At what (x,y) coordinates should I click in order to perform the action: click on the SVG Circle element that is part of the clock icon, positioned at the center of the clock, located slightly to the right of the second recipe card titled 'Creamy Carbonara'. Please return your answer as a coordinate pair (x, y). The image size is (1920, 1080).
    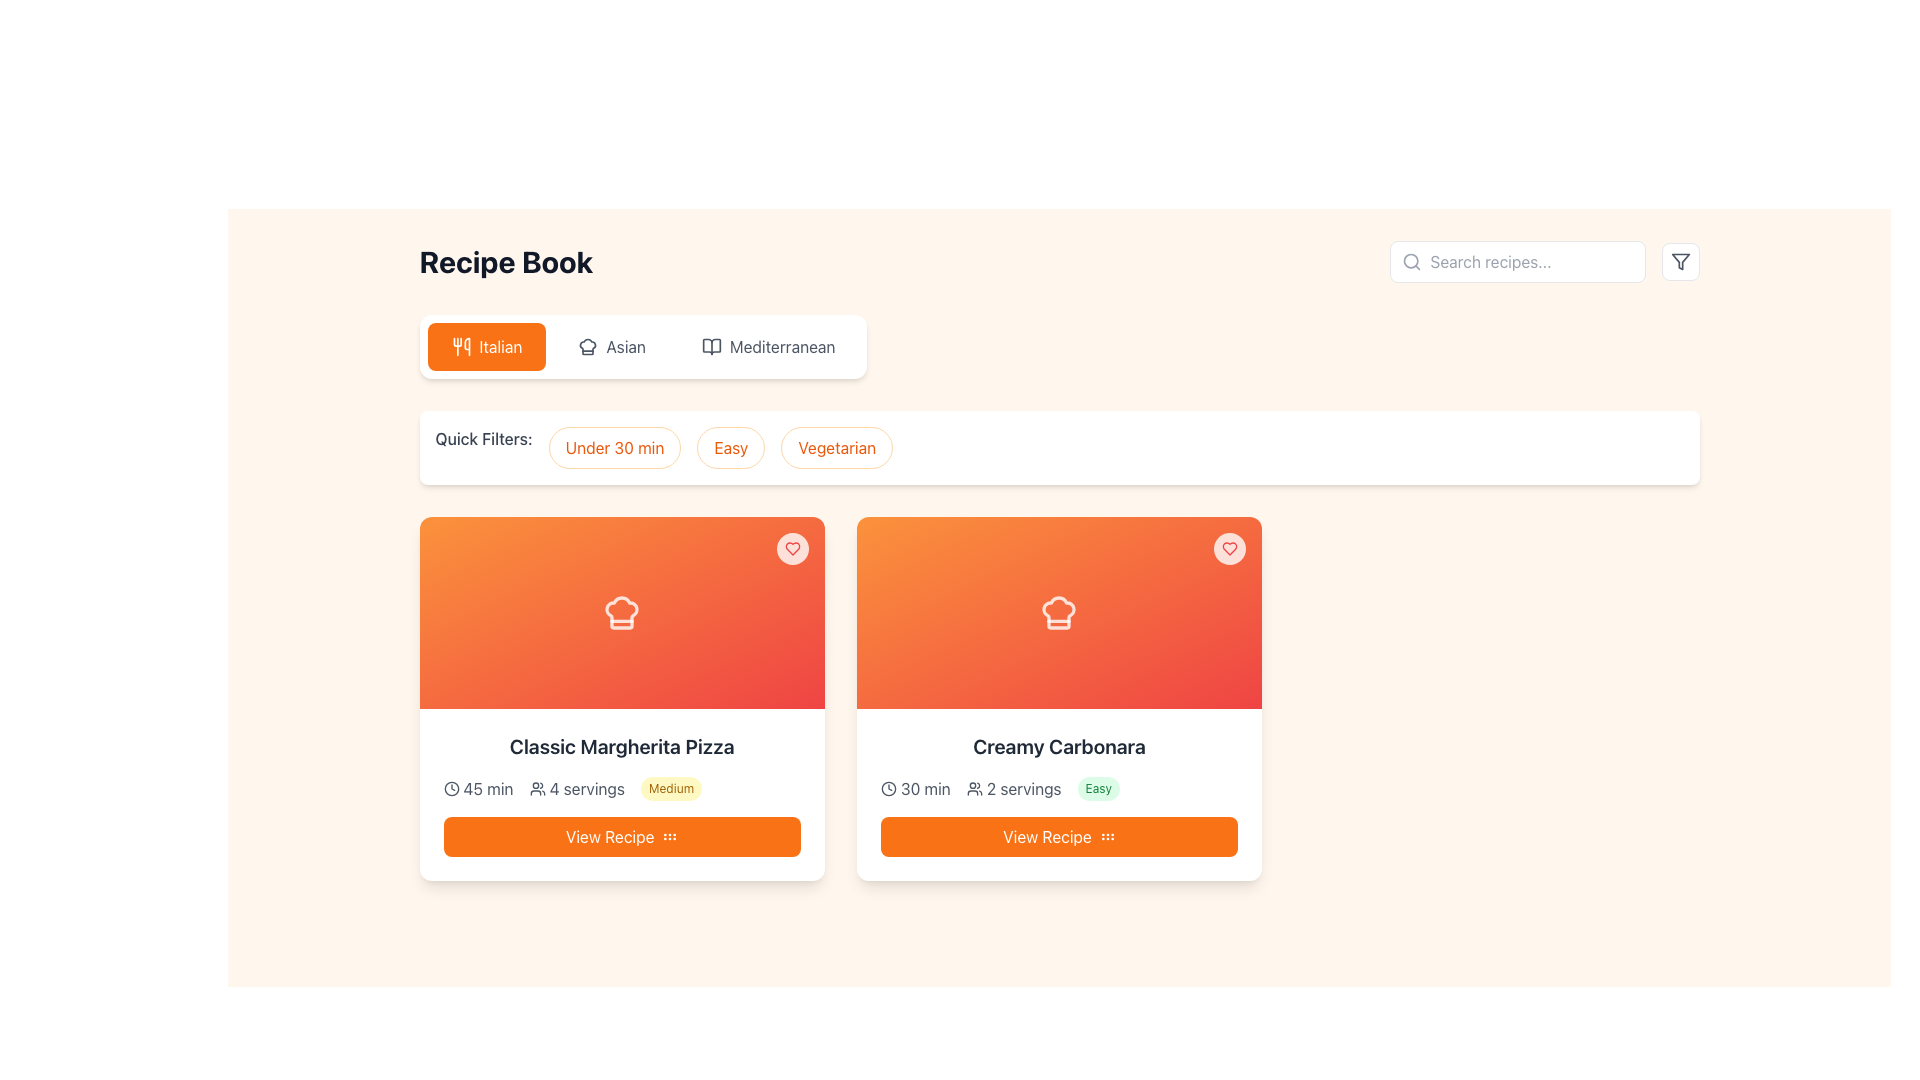
    Looking at the image, I should click on (887, 788).